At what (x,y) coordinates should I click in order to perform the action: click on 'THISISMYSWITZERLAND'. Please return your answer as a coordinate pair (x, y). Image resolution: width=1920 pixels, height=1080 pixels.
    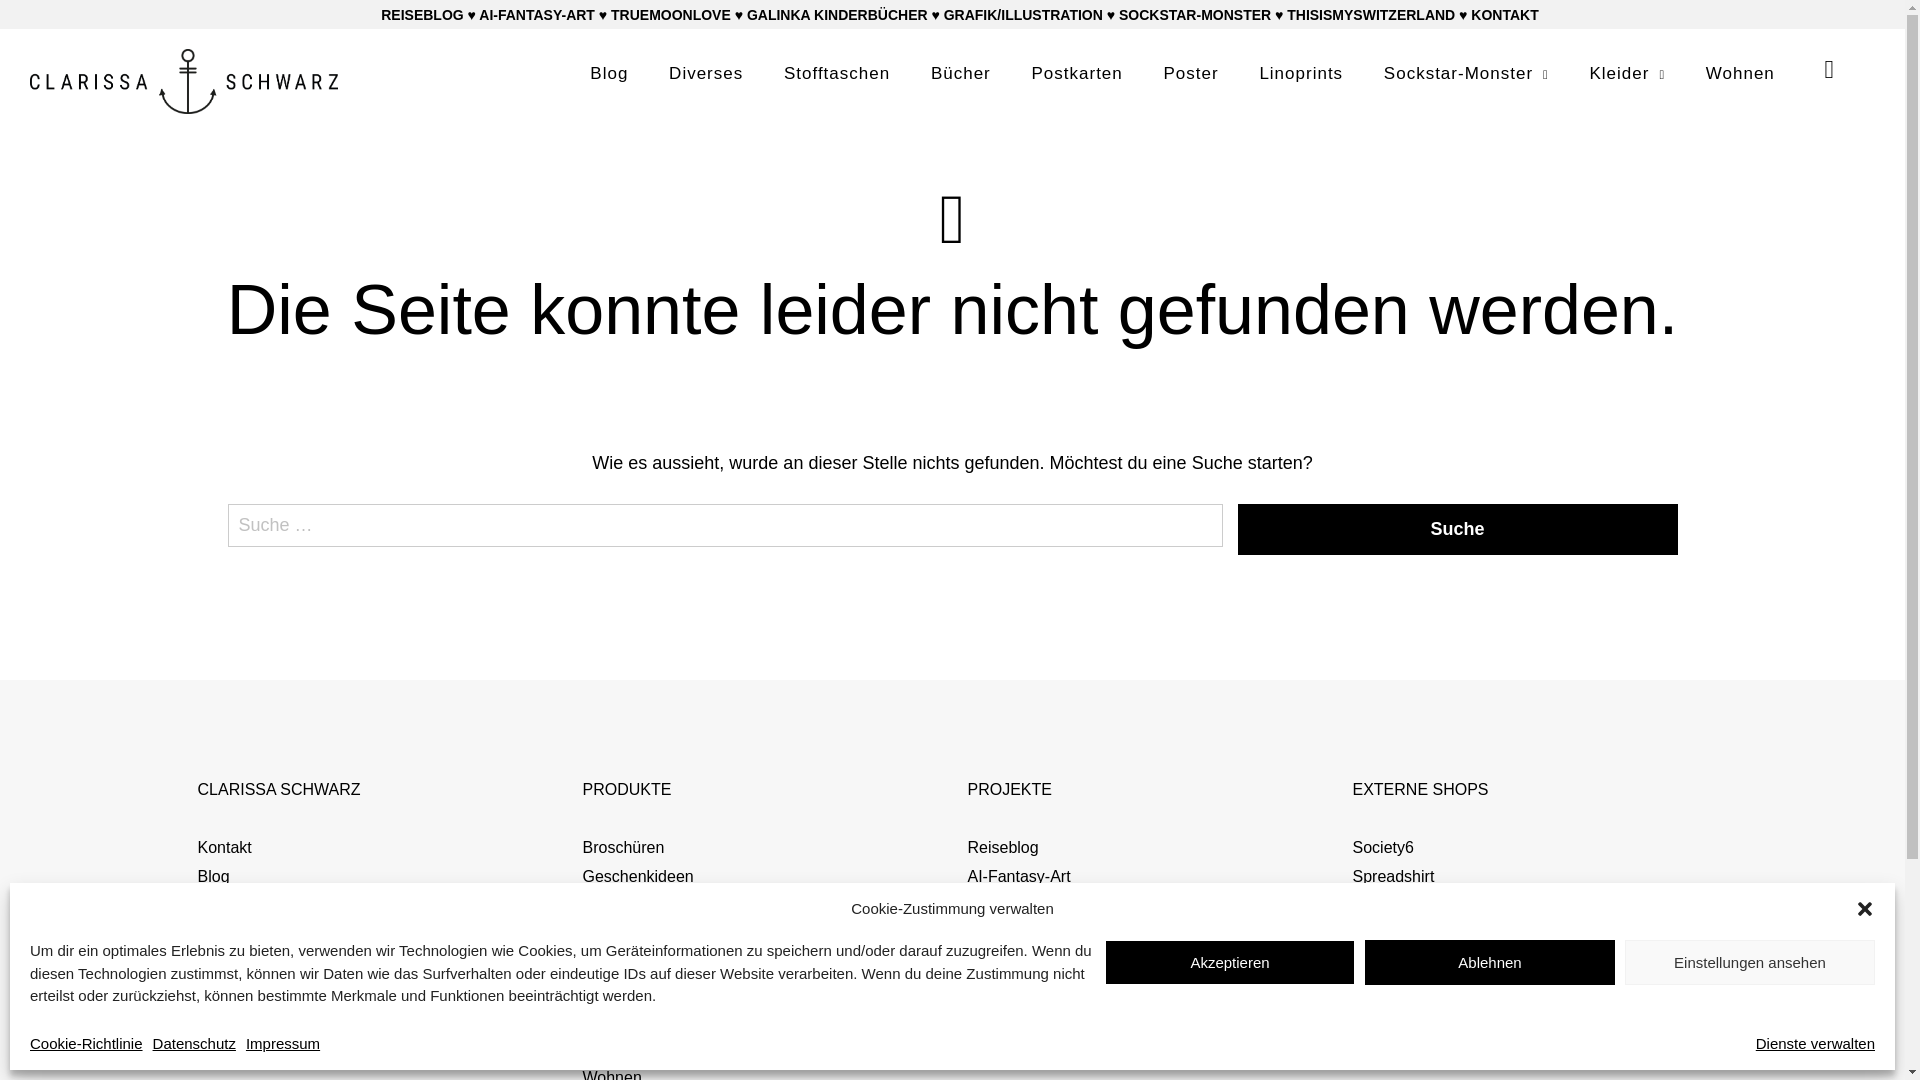
    Looking at the image, I should click on (1370, 15).